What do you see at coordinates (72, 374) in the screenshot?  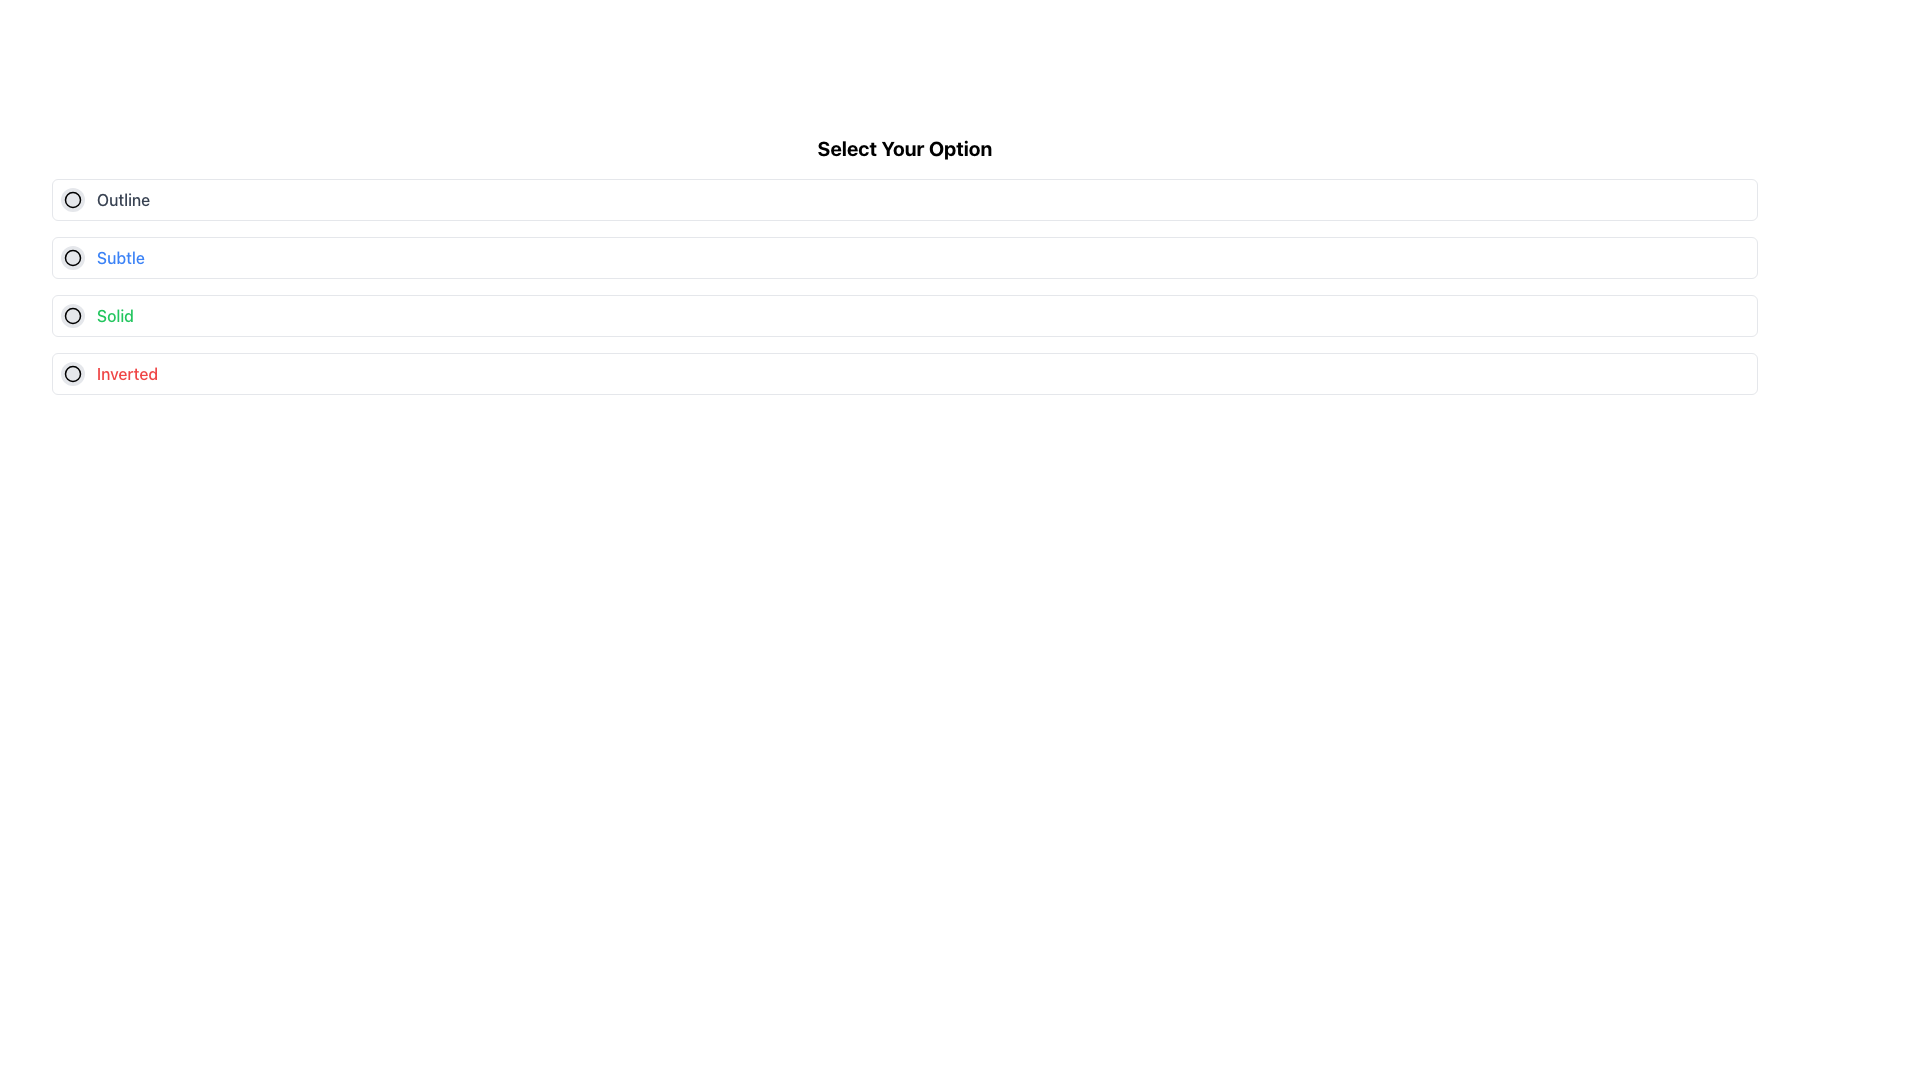 I see `the radio button circle for the 'Inverted' option in the vertical list of radio buttons` at bounding box center [72, 374].